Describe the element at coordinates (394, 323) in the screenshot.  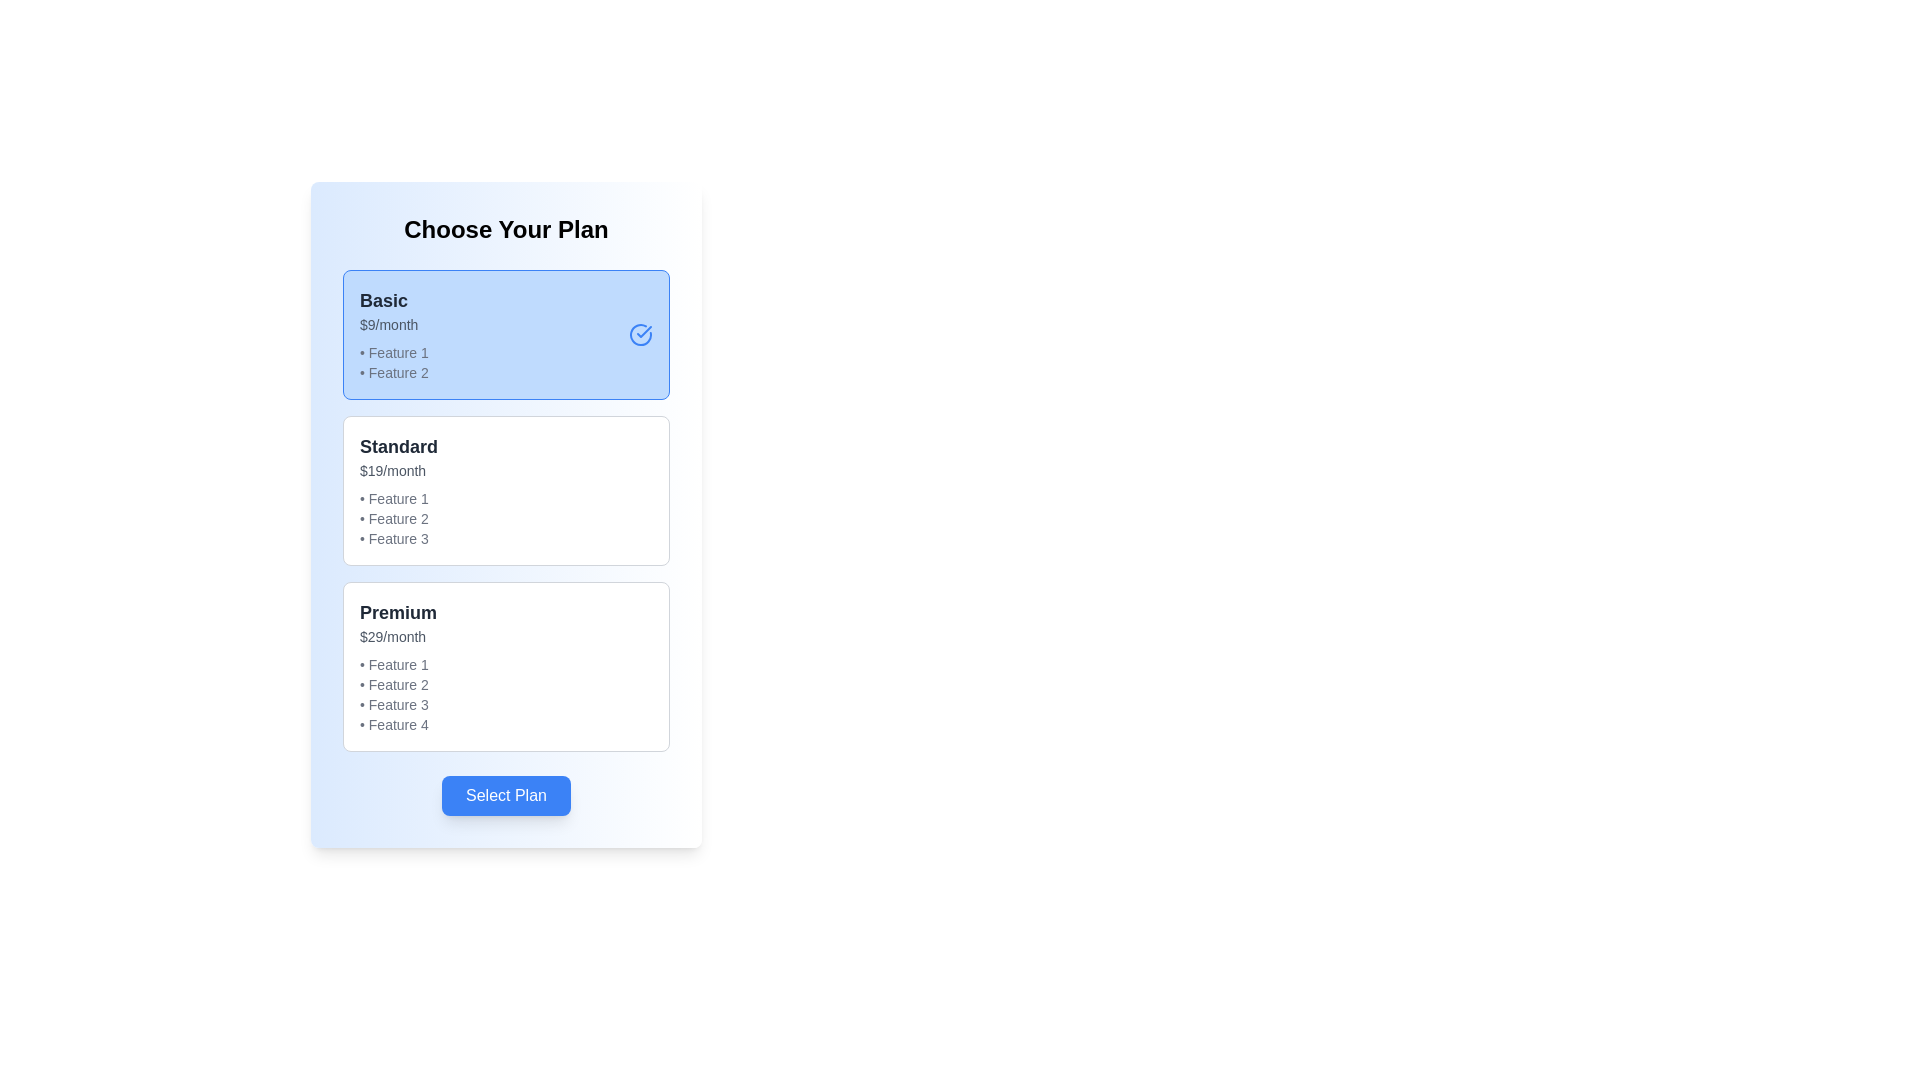
I see `the text label displaying '$9/month' which is located below the title 'Basic' in the Basic plan card` at that location.